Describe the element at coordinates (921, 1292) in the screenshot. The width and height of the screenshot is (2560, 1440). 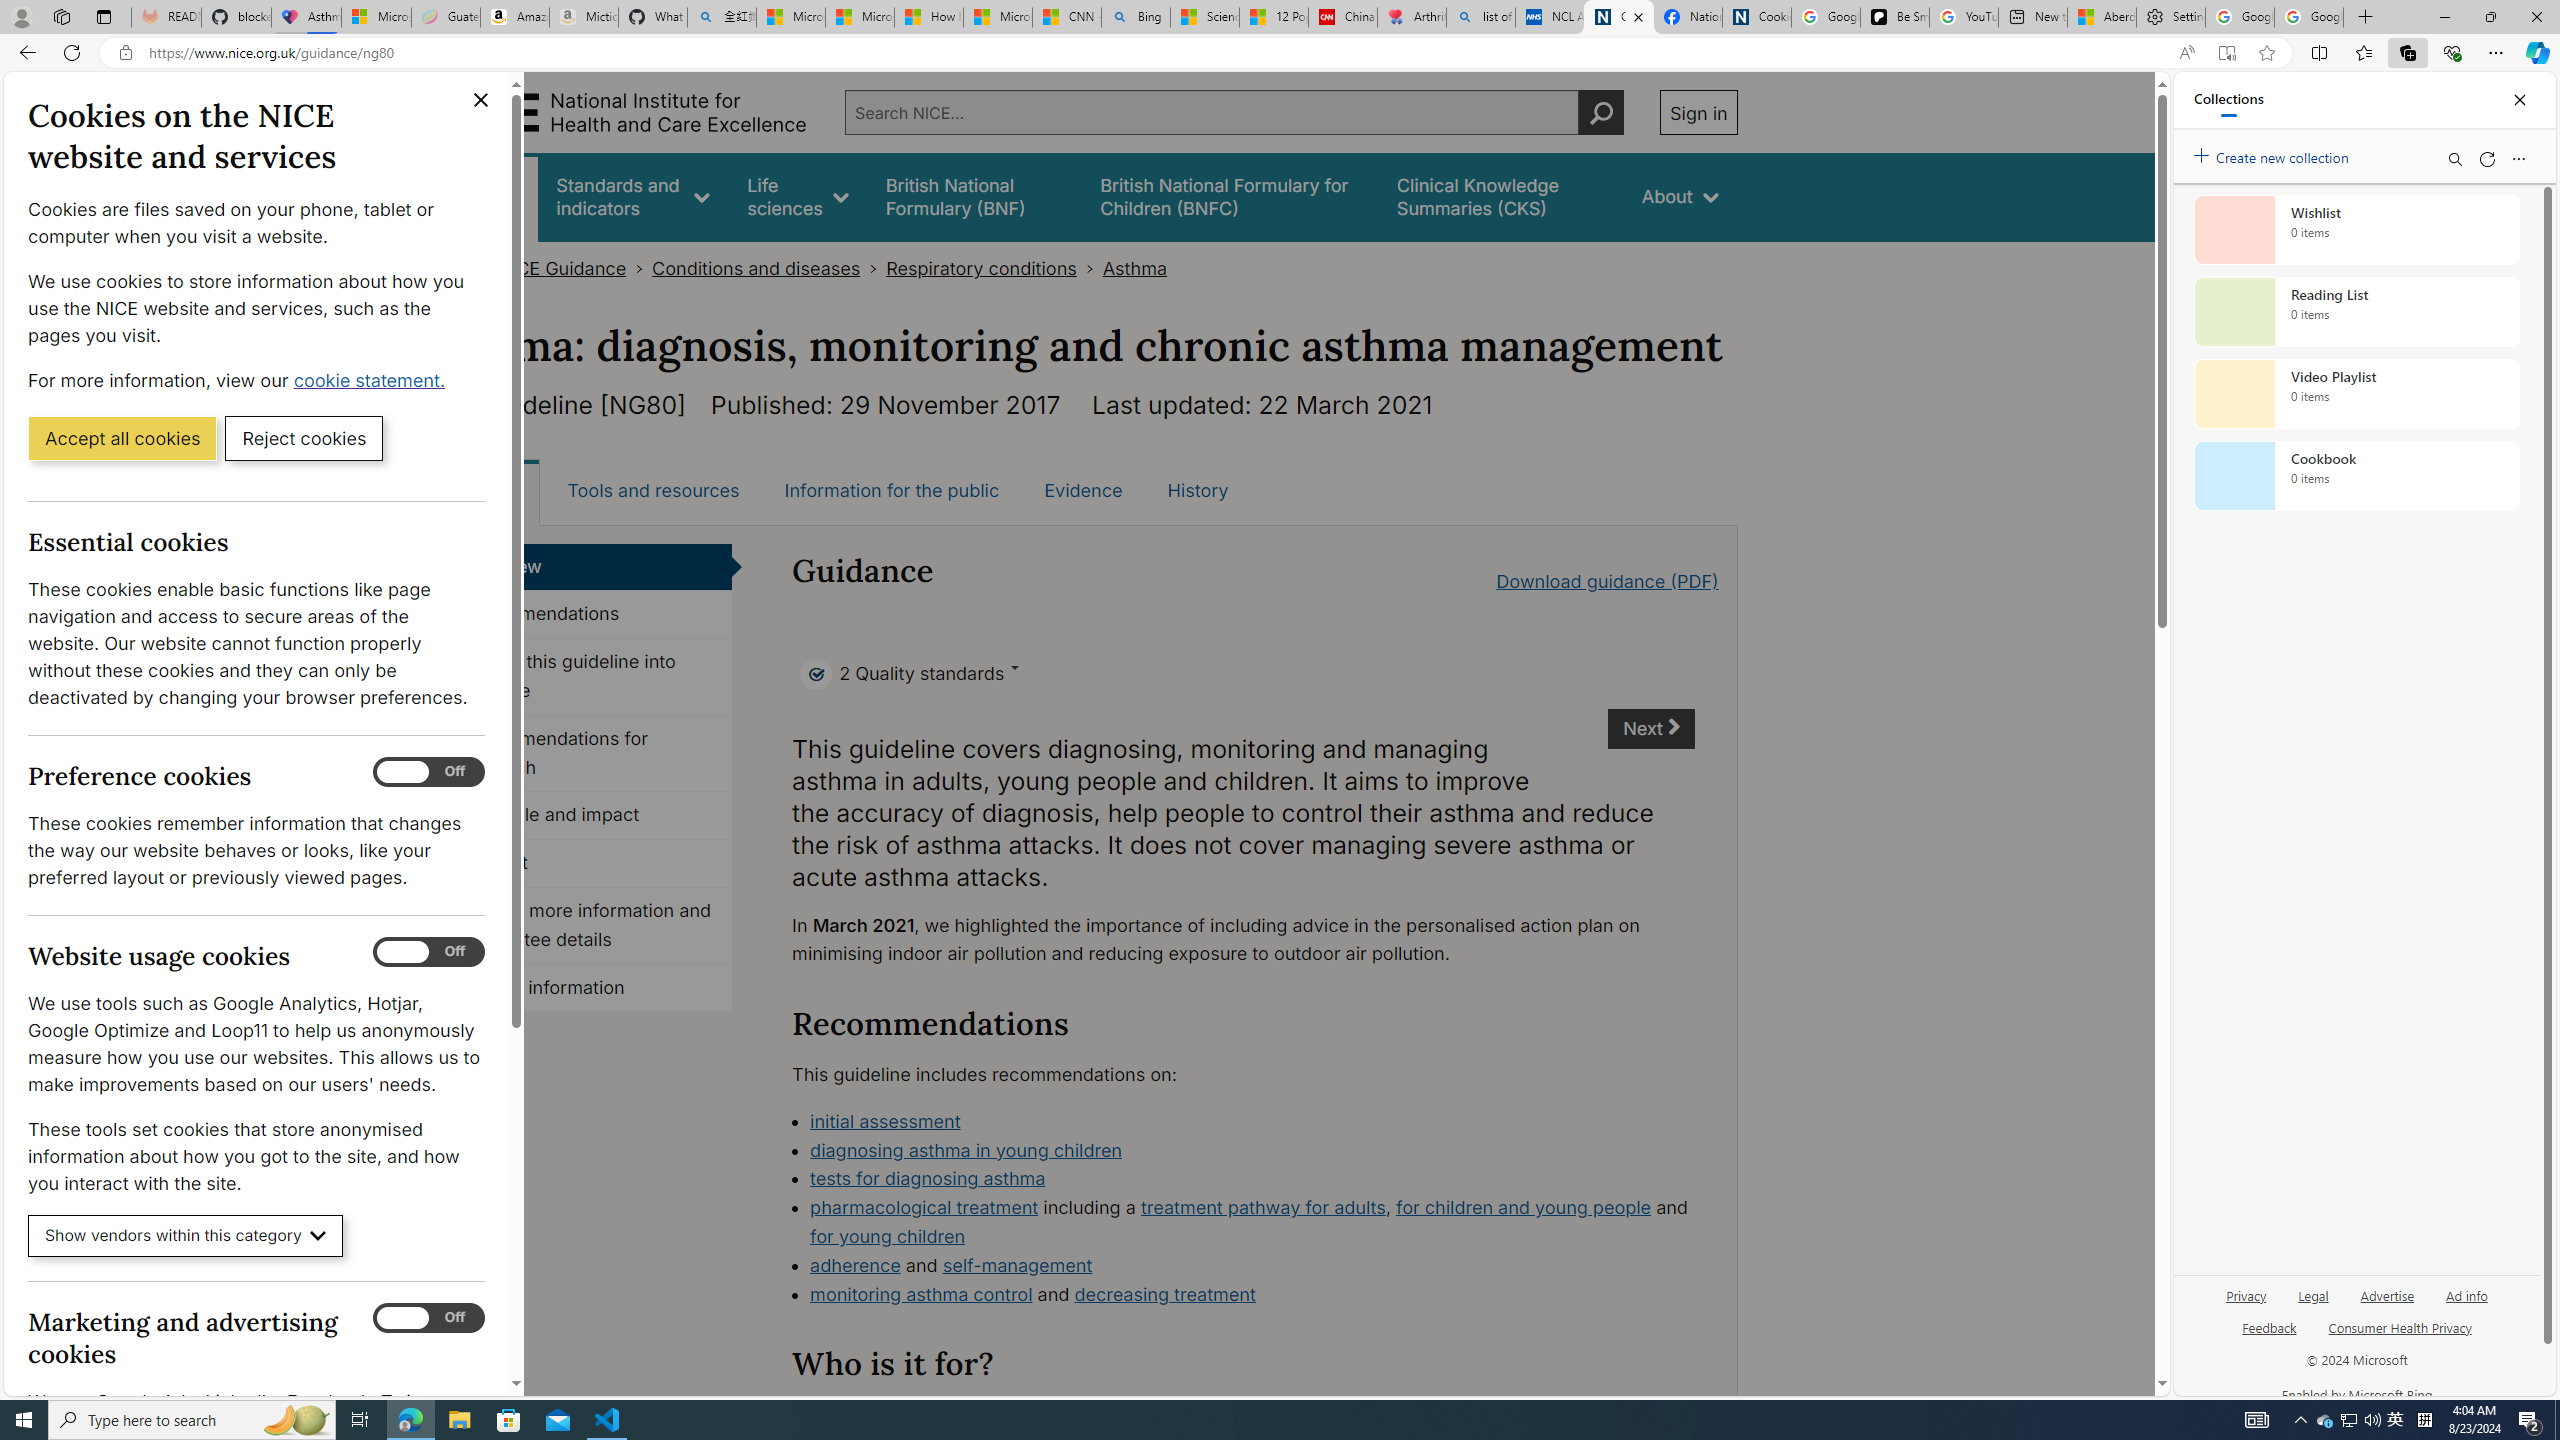
I see `'monitoring asthma control'` at that location.